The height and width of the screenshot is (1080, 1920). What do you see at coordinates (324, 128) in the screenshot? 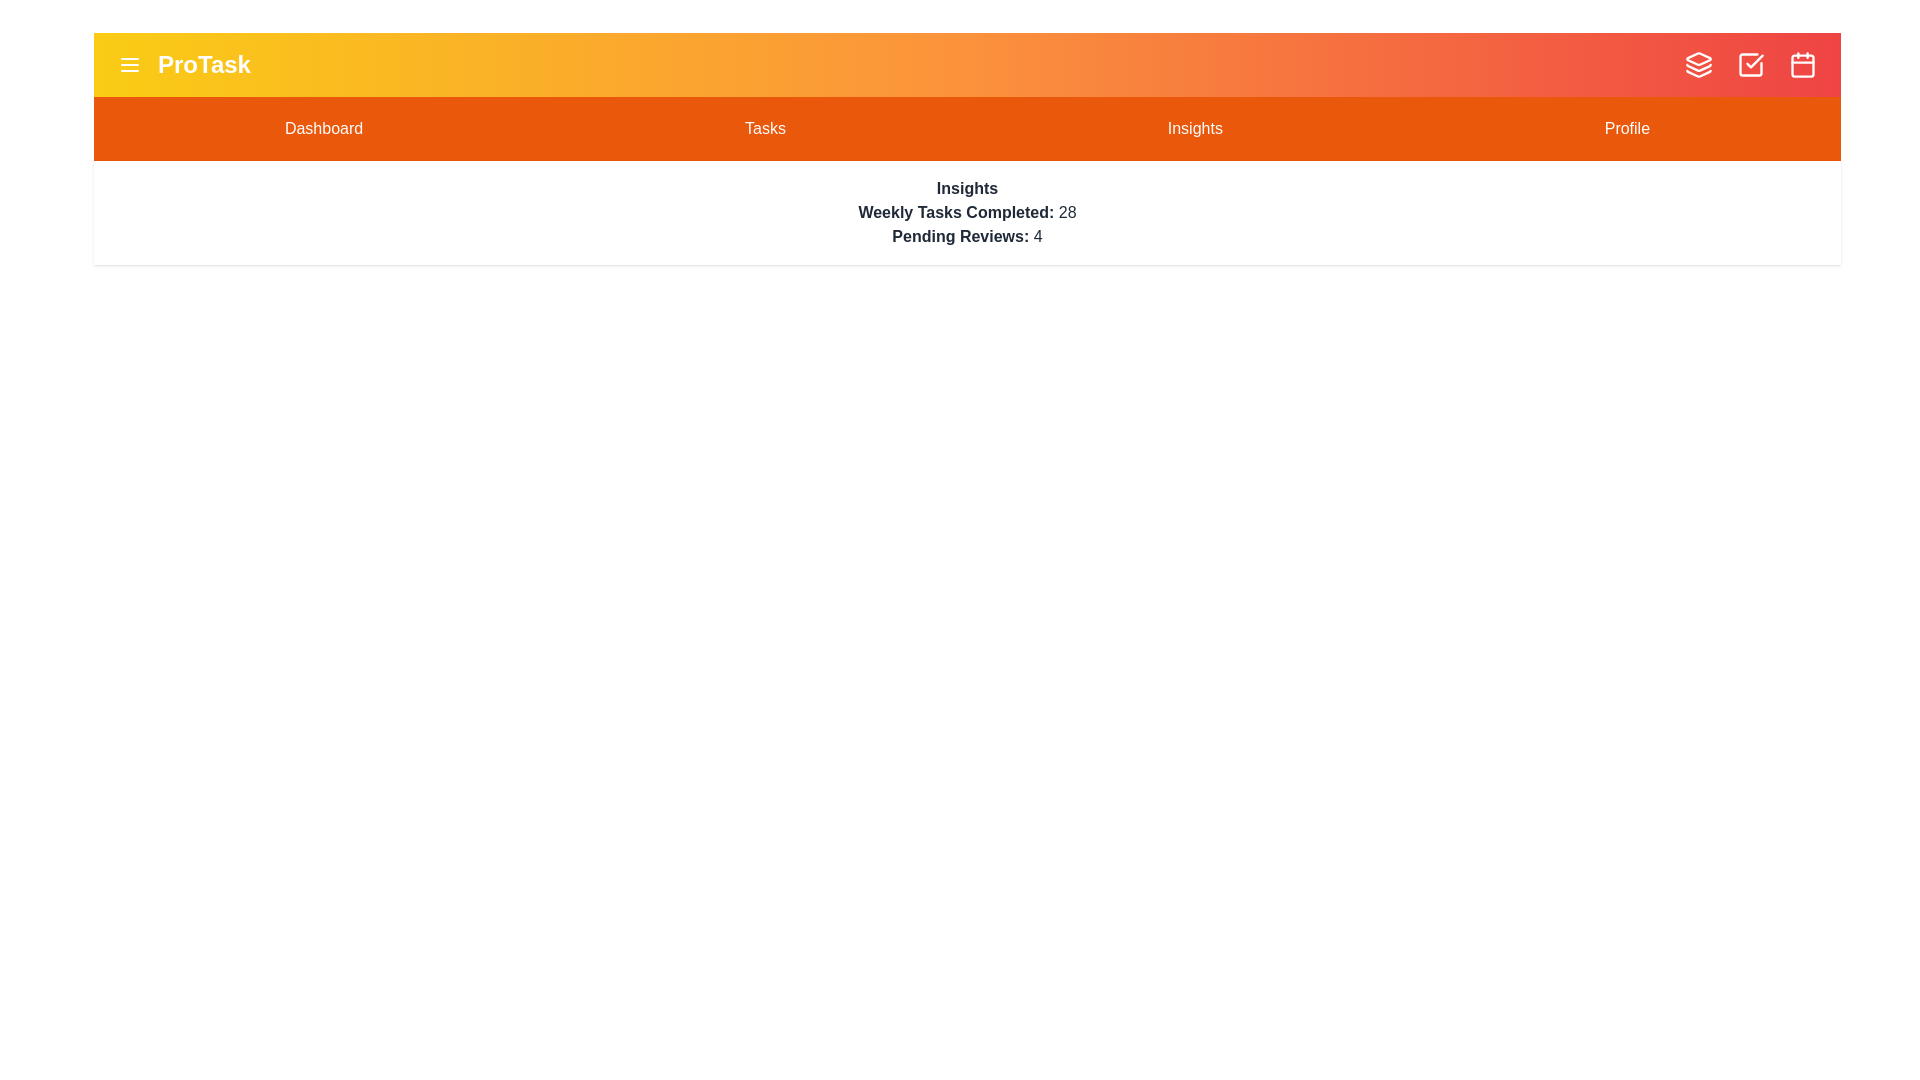
I see `the Dashboard section in the navigation bar` at bounding box center [324, 128].